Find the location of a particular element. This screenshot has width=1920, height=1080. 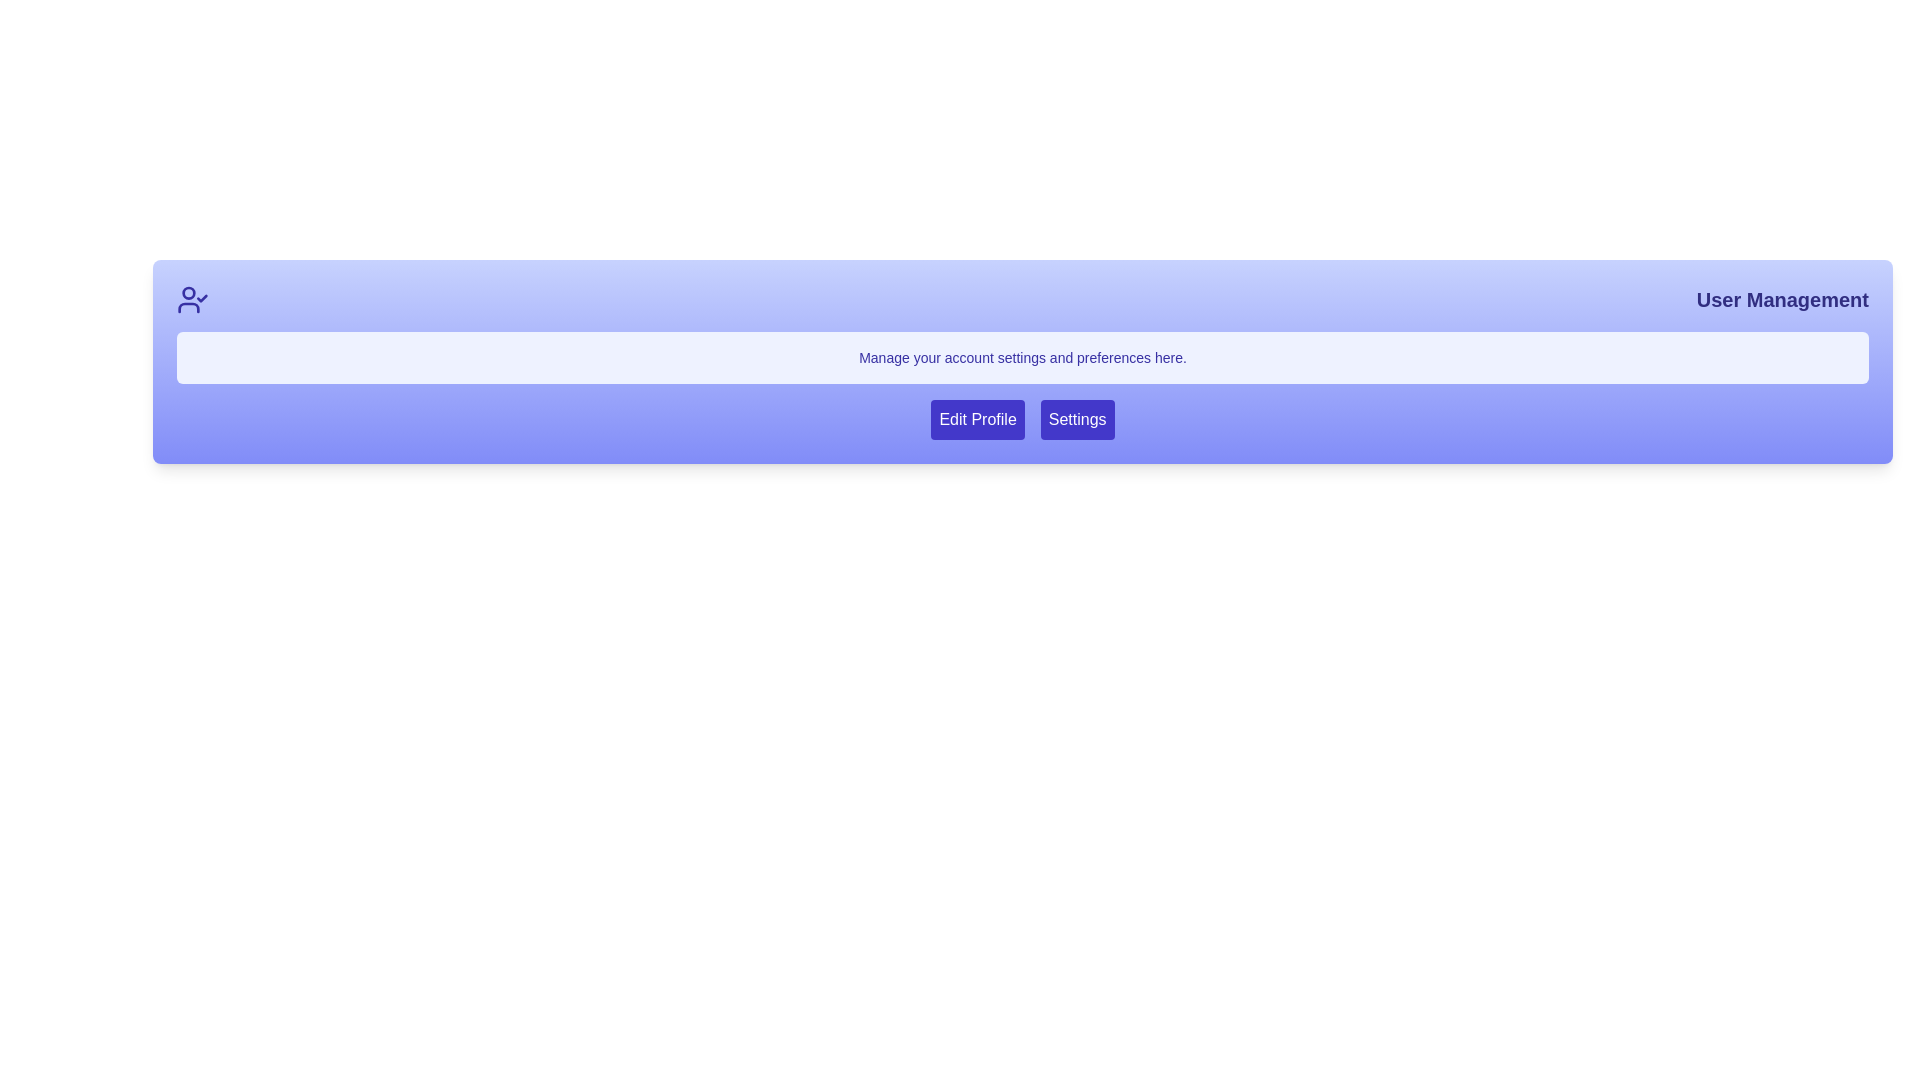

the 'Settings' button, which is a rectangular button with rounded corners, featuring white text on a purple background is located at coordinates (1076, 419).